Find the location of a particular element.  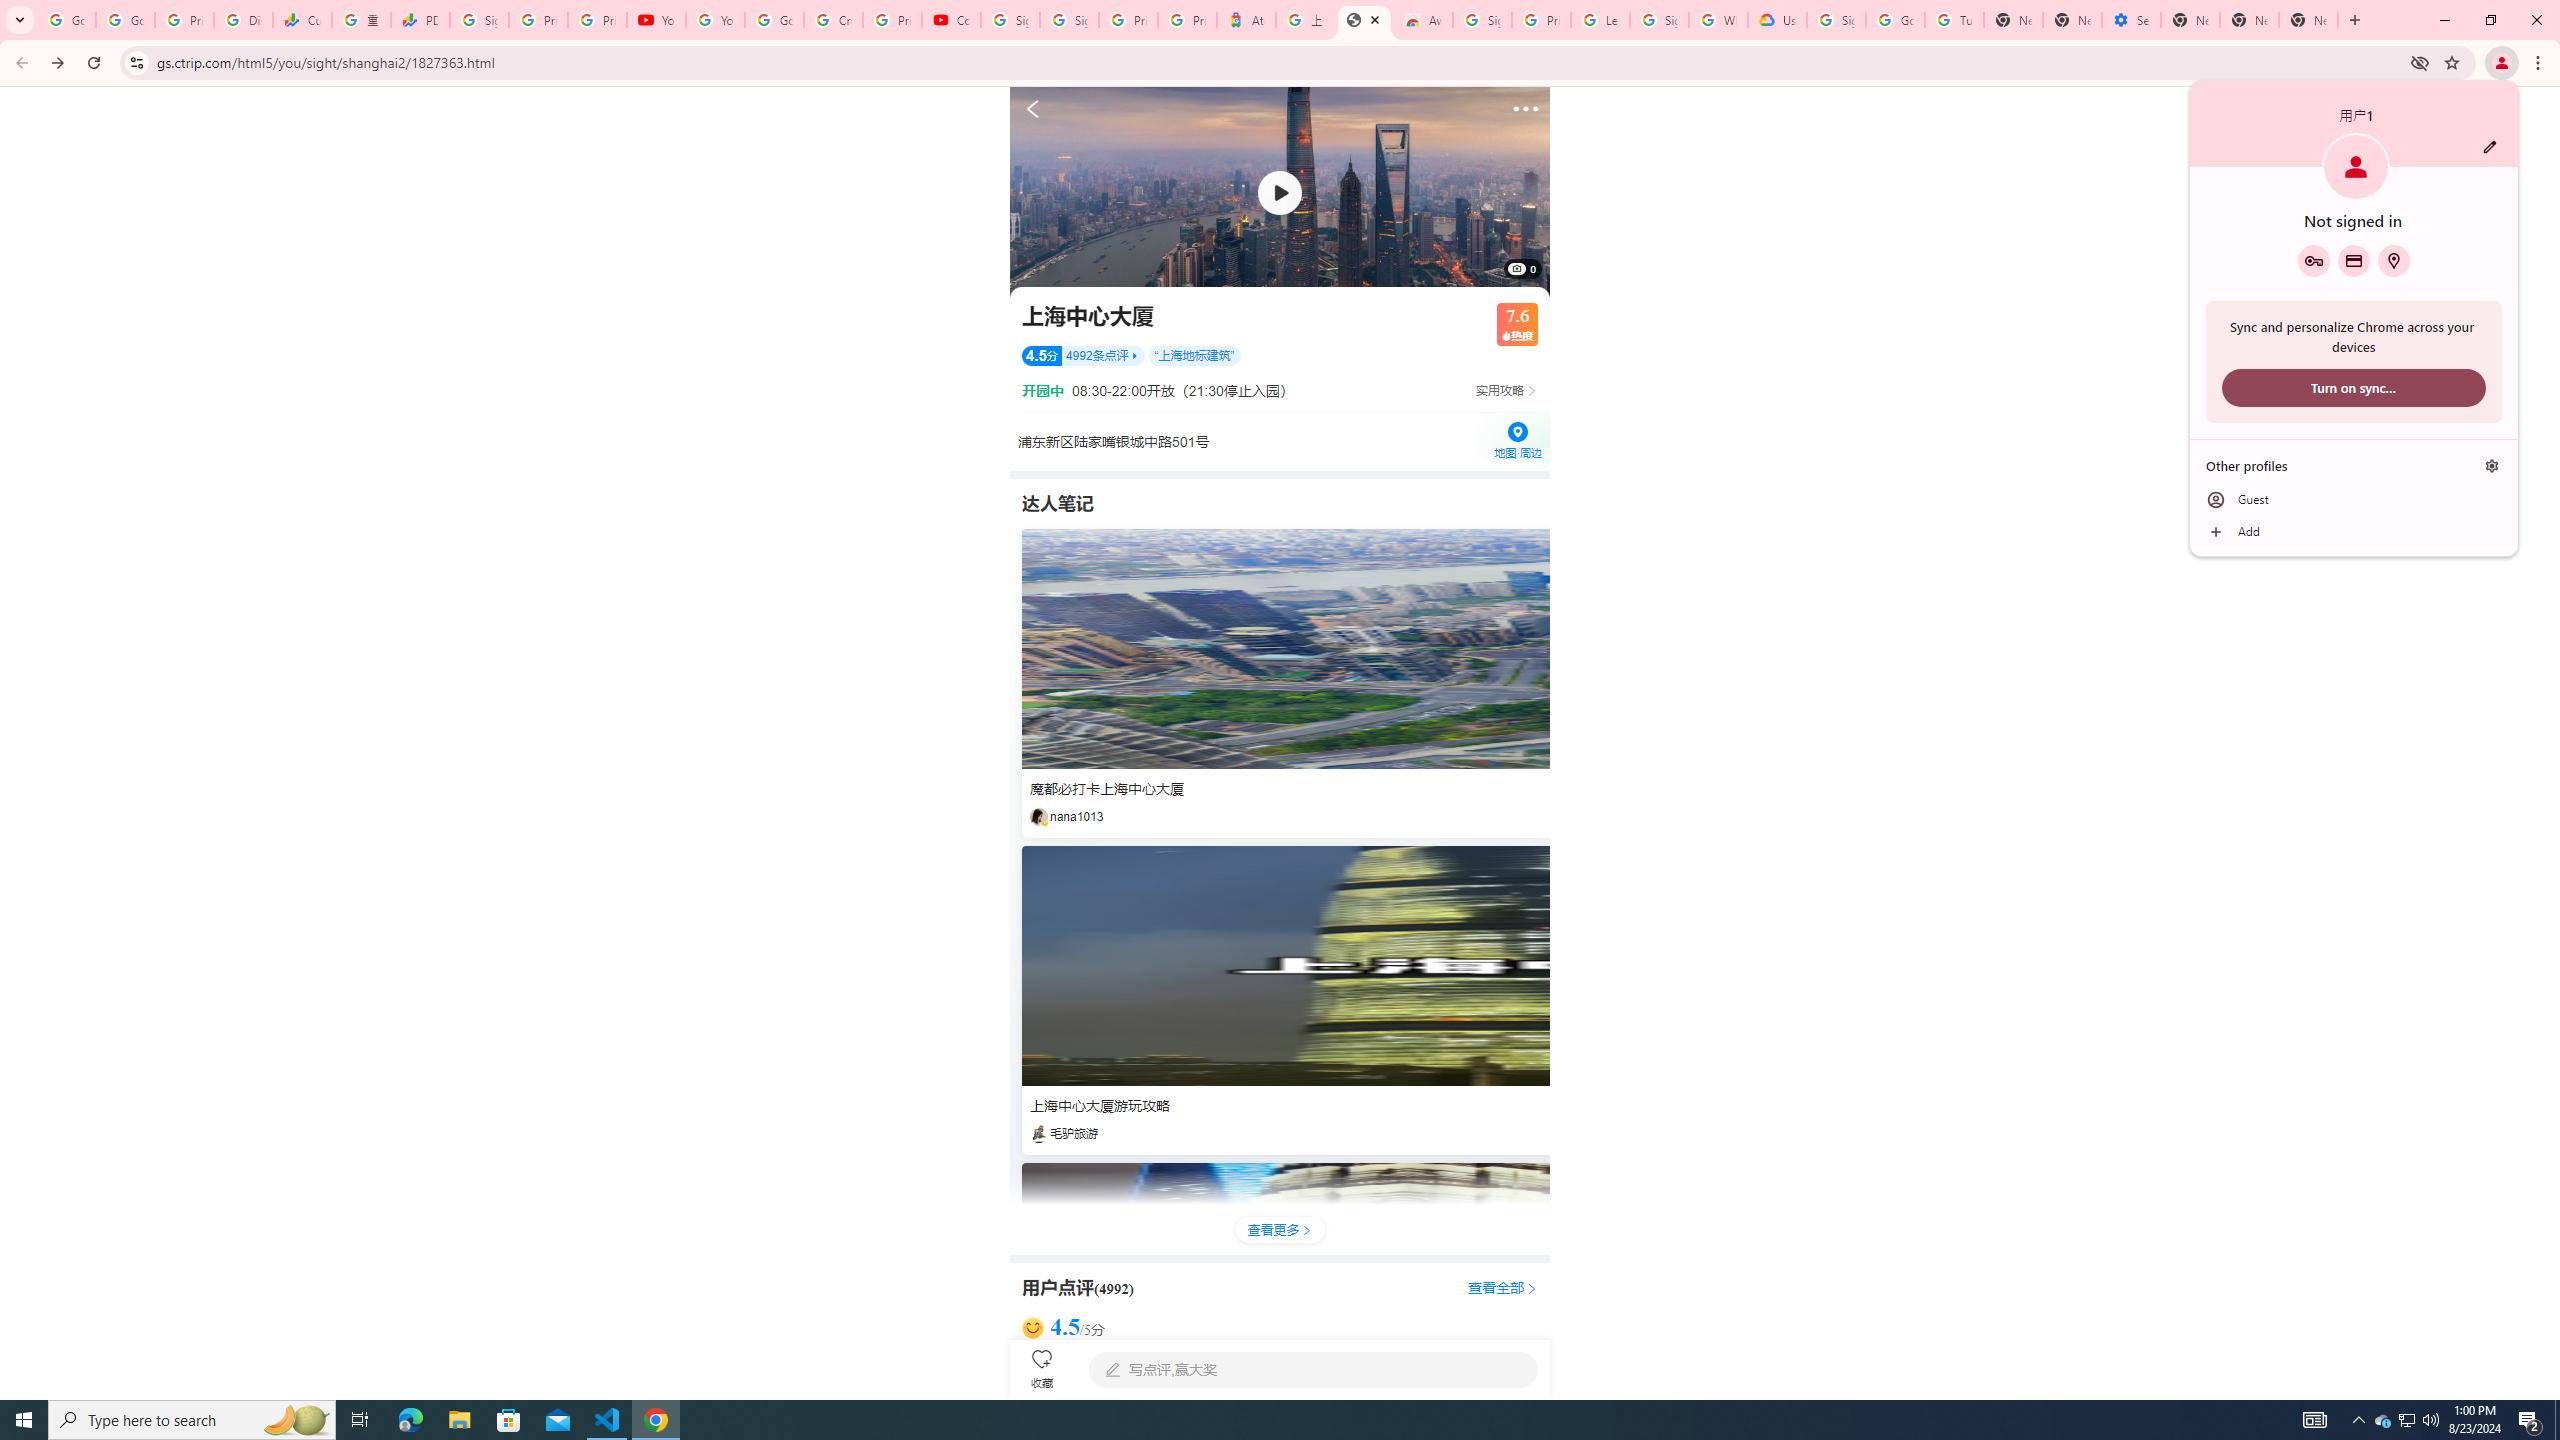

'Google Password Manager' is located at coordinates (2314, 260).